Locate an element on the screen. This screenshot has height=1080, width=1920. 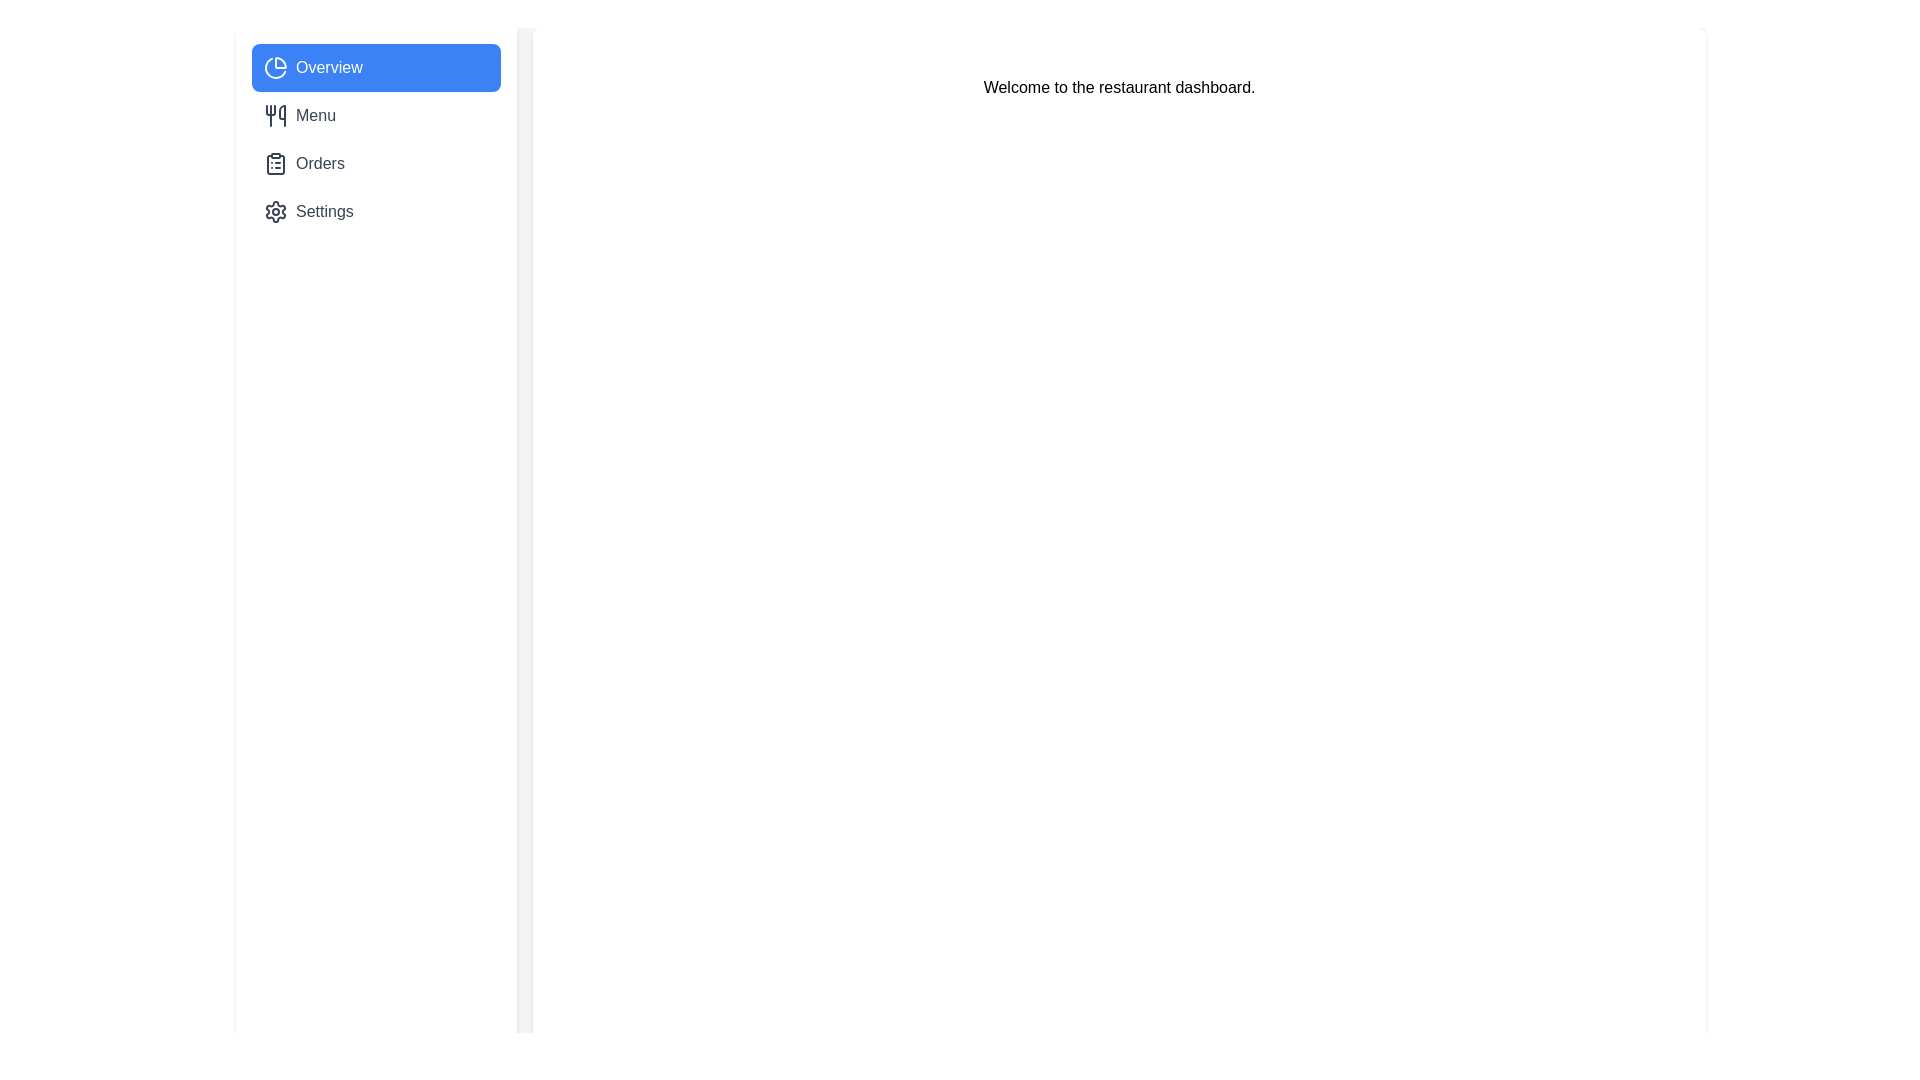
the 'Orders' icon located in the navigation menu on the left side of the interface is located at coordinates (274, 163).